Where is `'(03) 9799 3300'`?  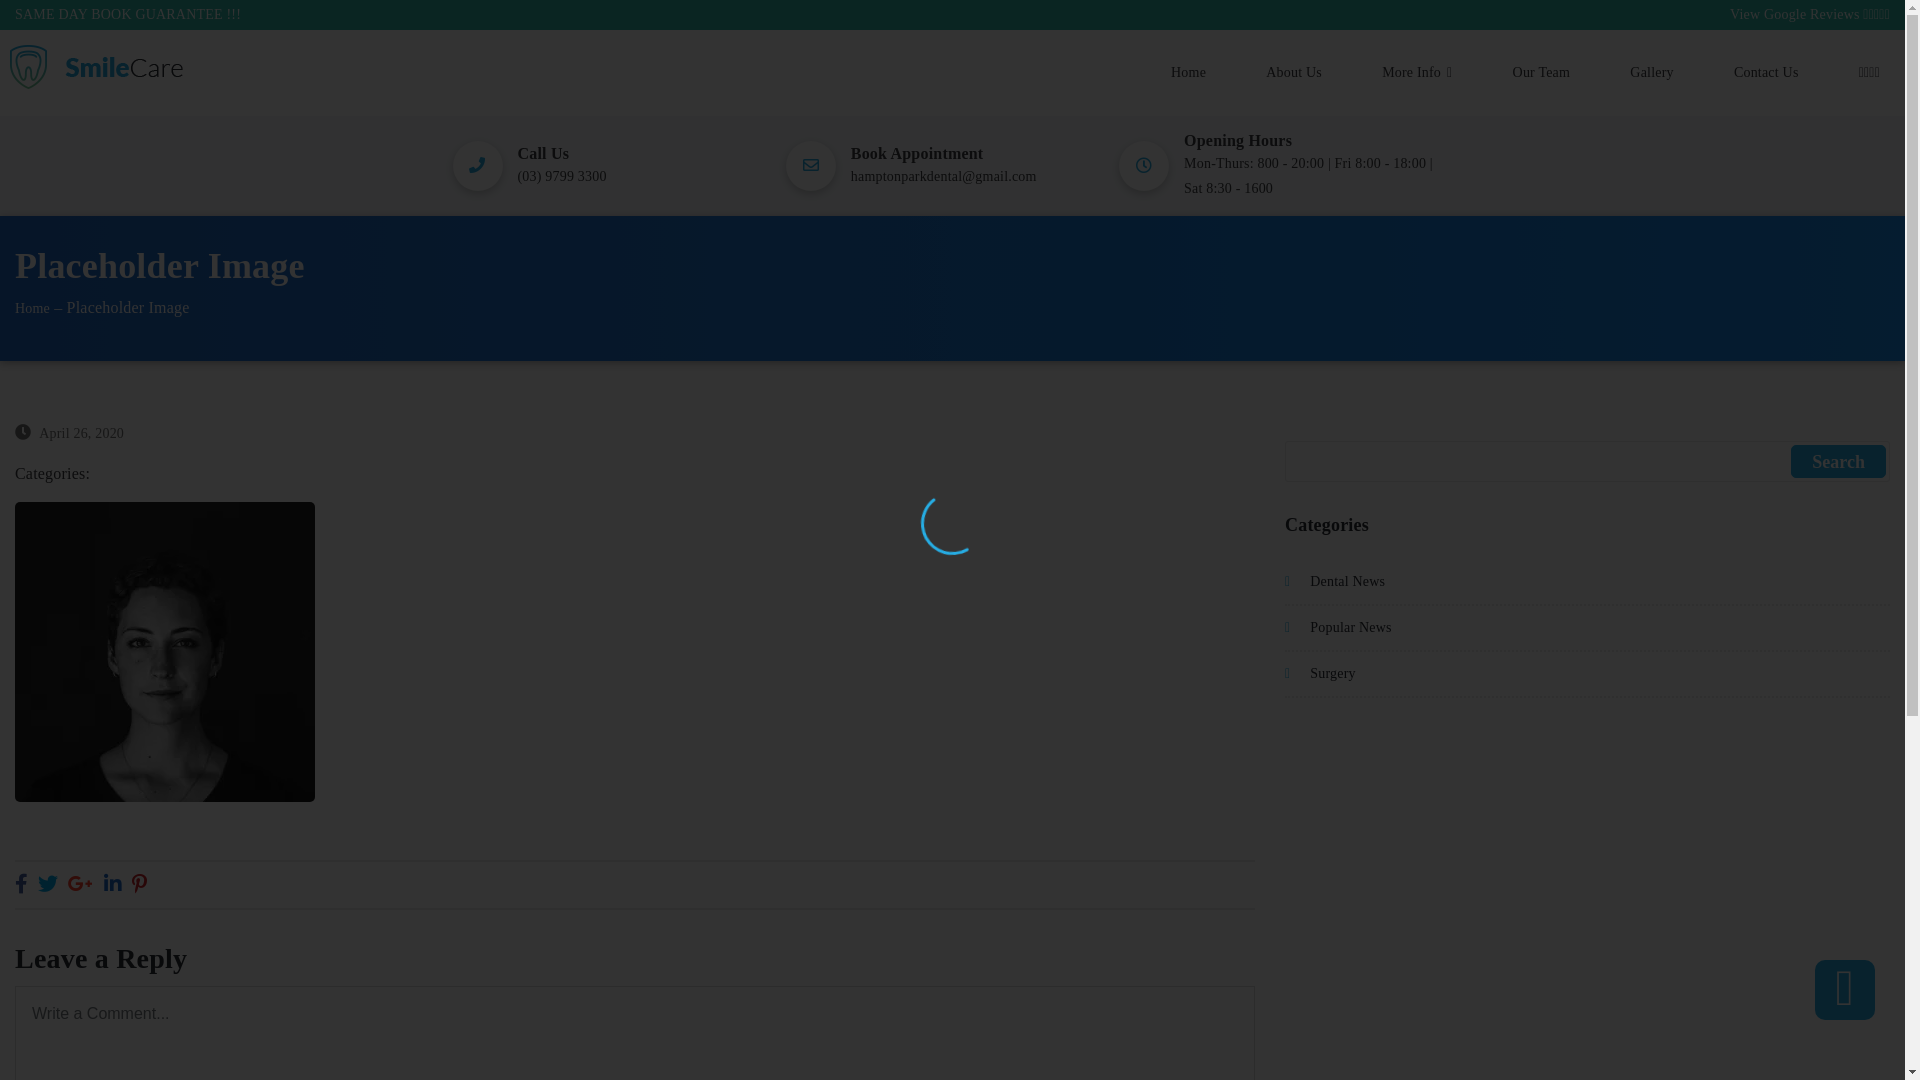
'(03) 9799 3300' is located at coordinates (561, 175).